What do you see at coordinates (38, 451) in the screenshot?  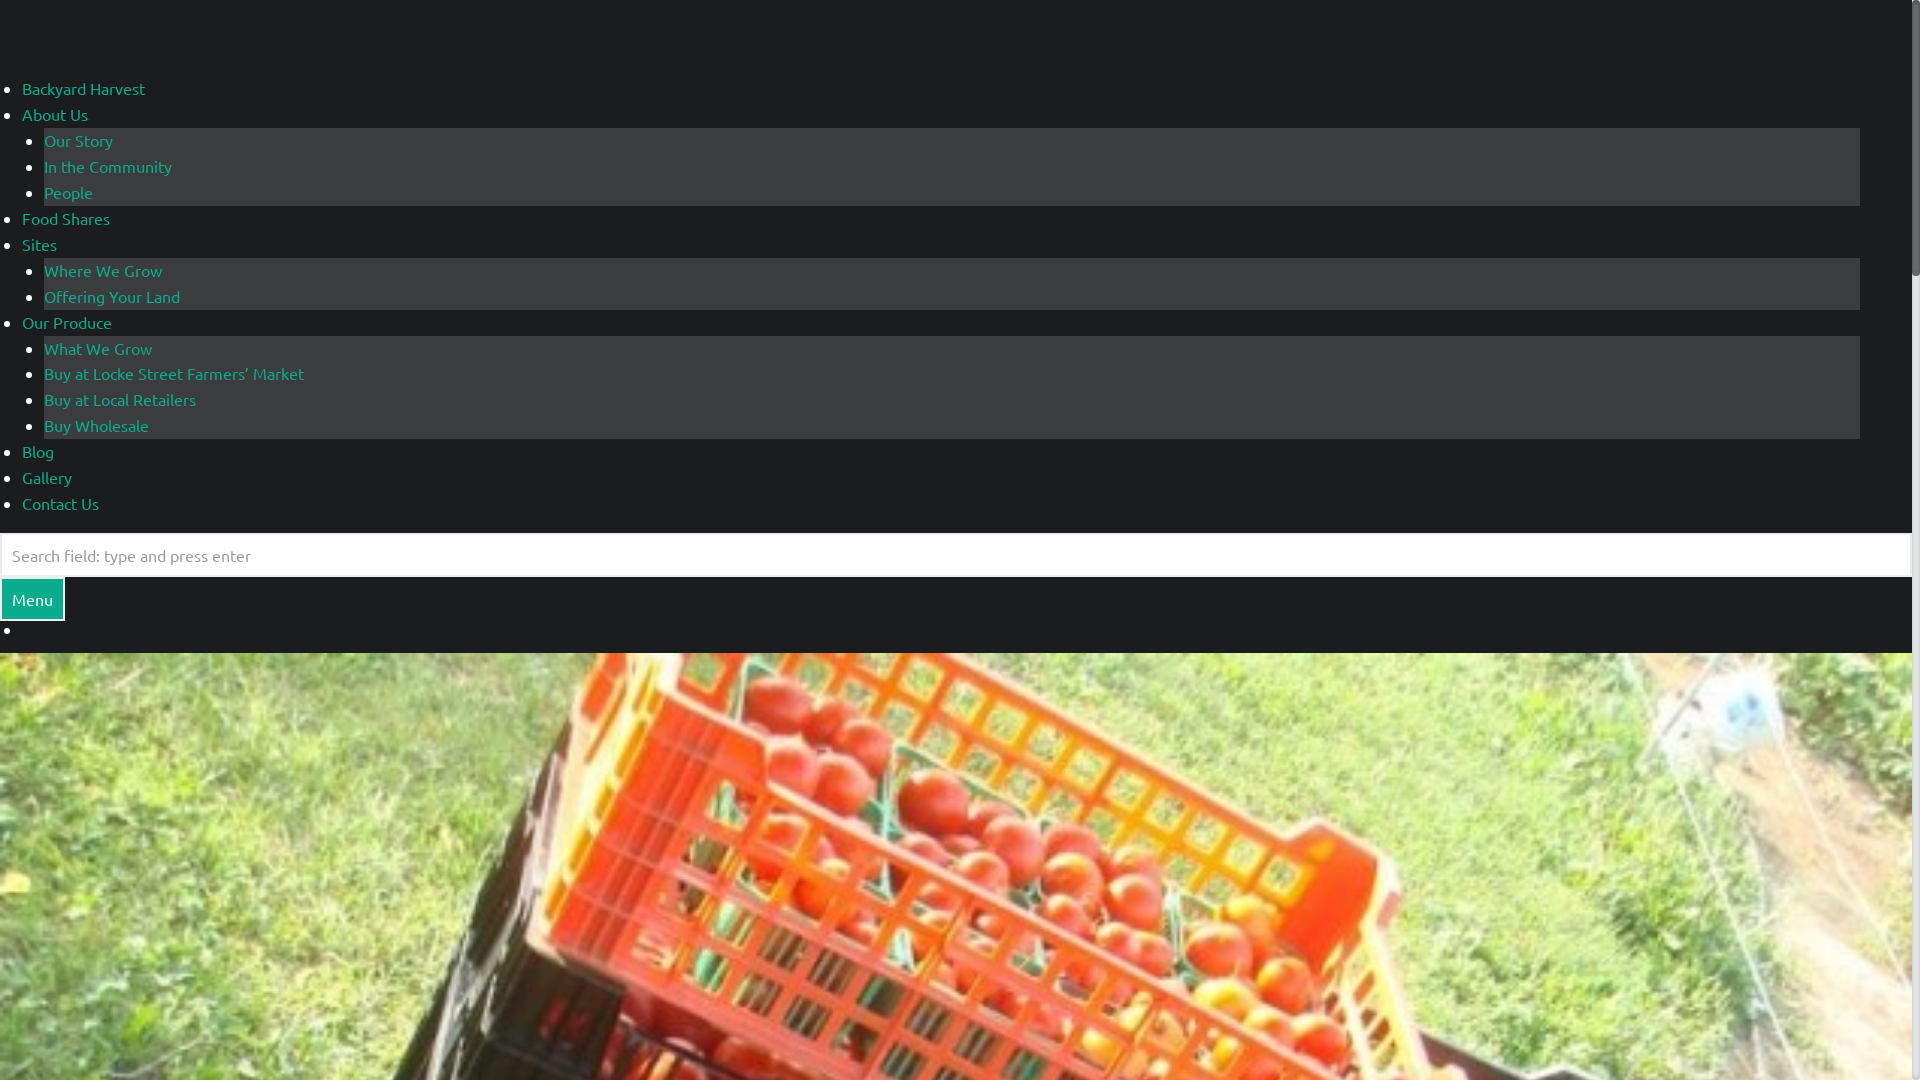 I see `'Blog'` at bounding box center [38, 451].